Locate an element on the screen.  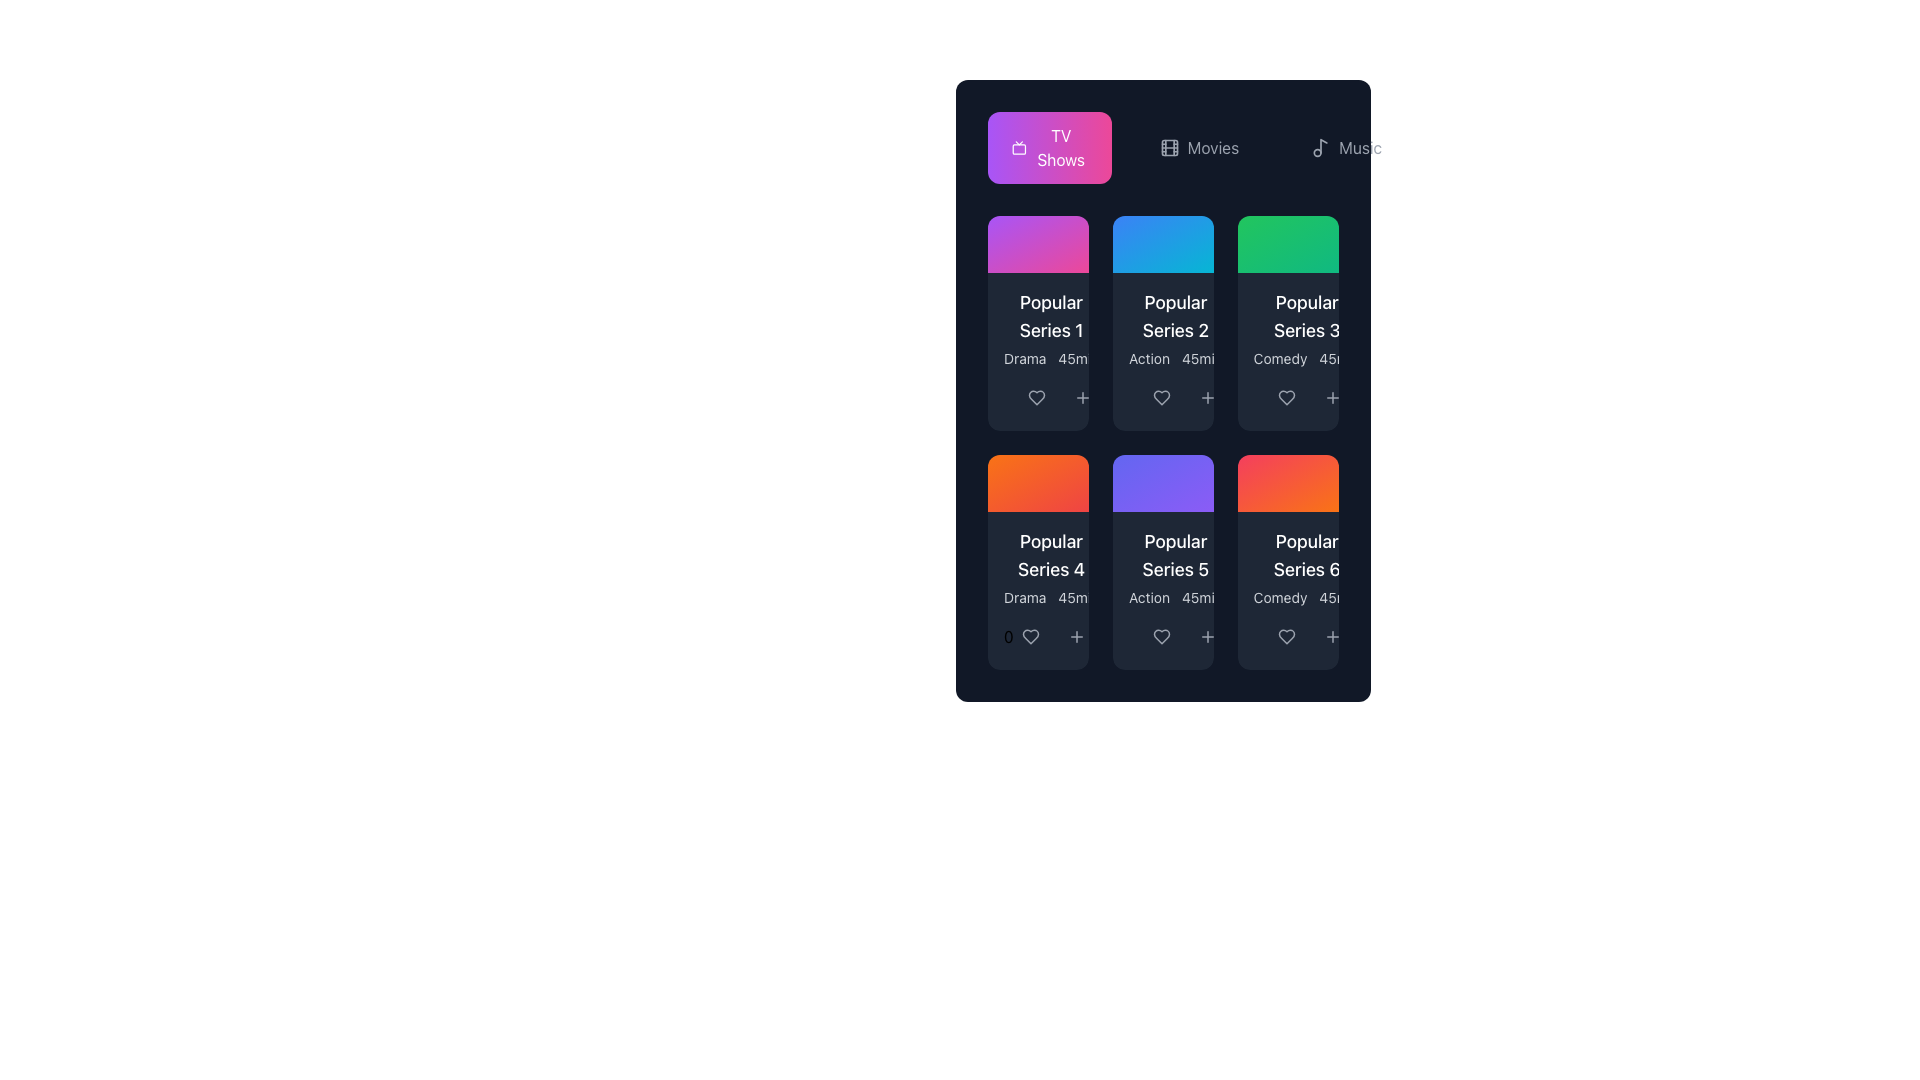
the second card from the left in the top row of cards, which represents an entry for a series with its title, genre, and duration is located at coordinates (1163, 327).